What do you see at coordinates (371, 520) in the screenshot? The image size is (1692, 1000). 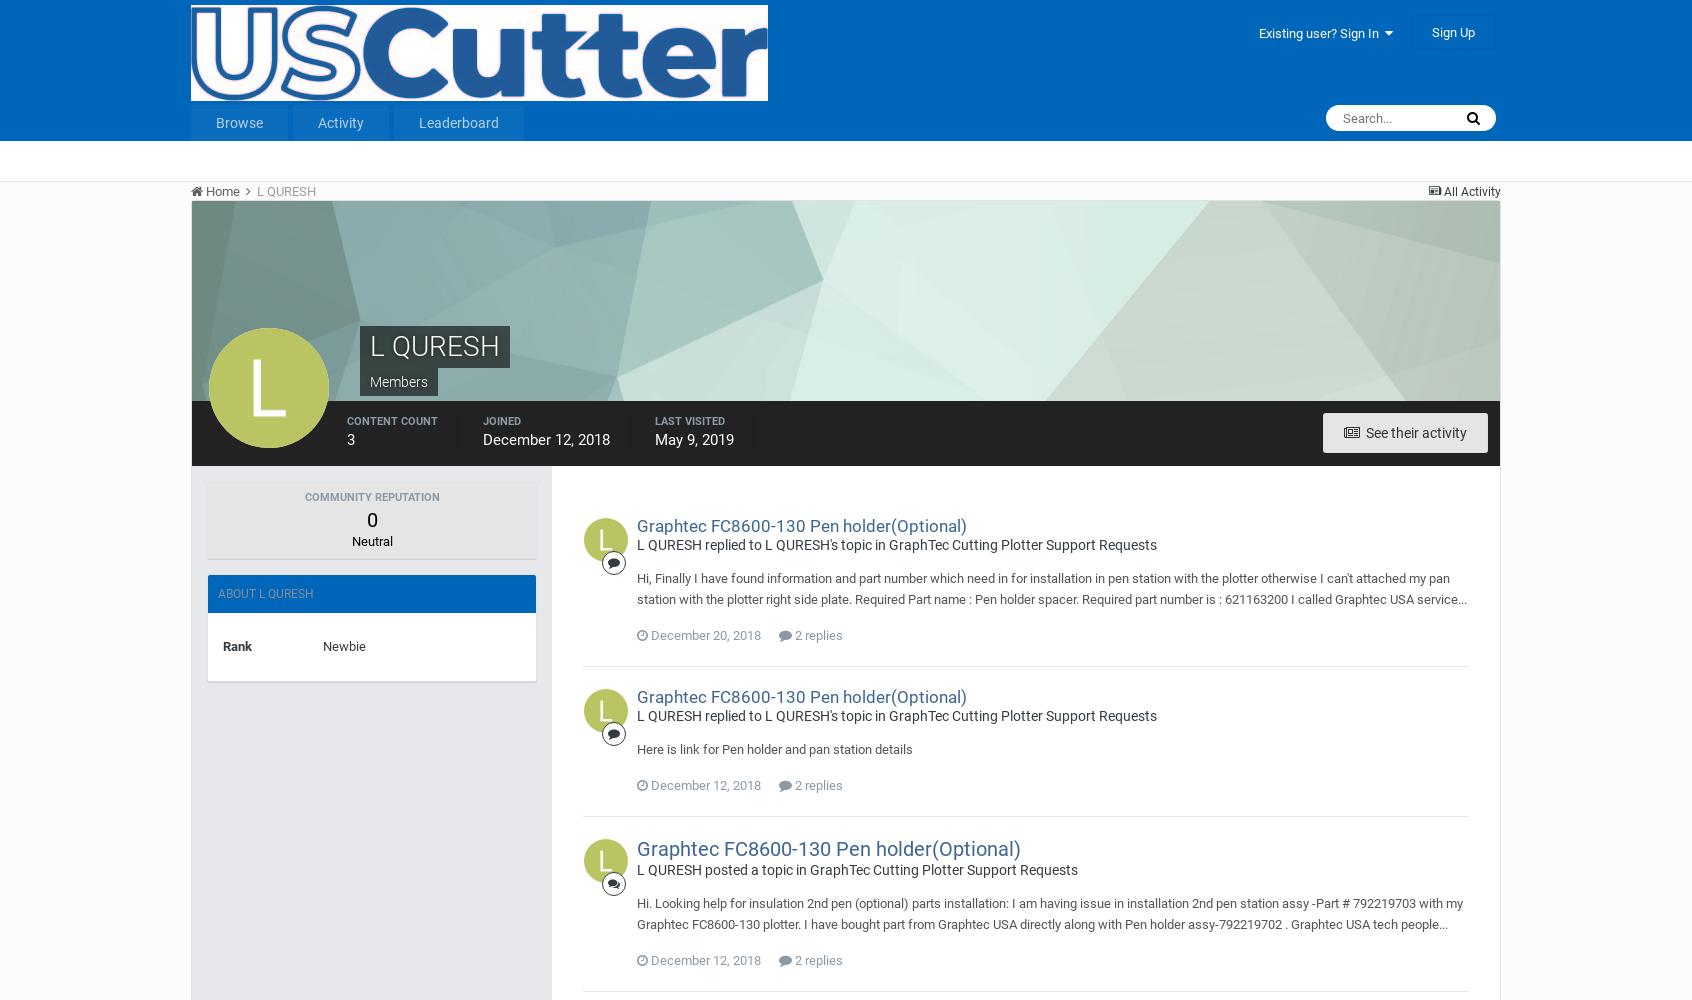 I see `'0'` at bounding box center [371, 520].